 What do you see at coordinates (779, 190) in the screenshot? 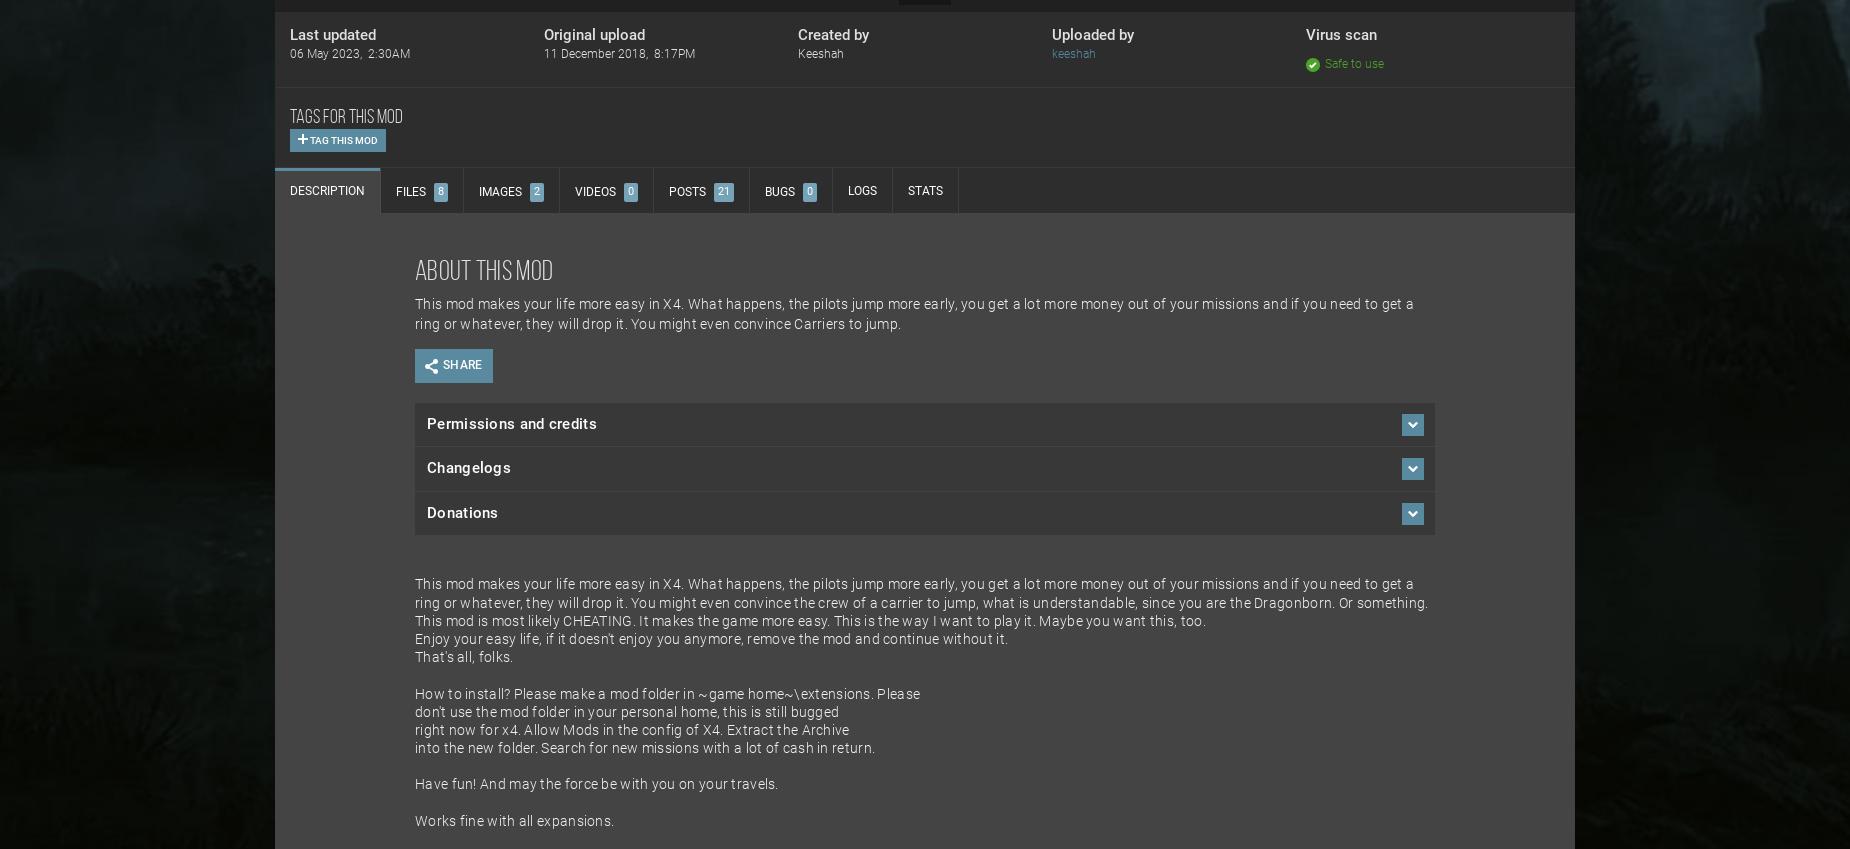
I see `'Bugs'` at bounding box center [779, 190].